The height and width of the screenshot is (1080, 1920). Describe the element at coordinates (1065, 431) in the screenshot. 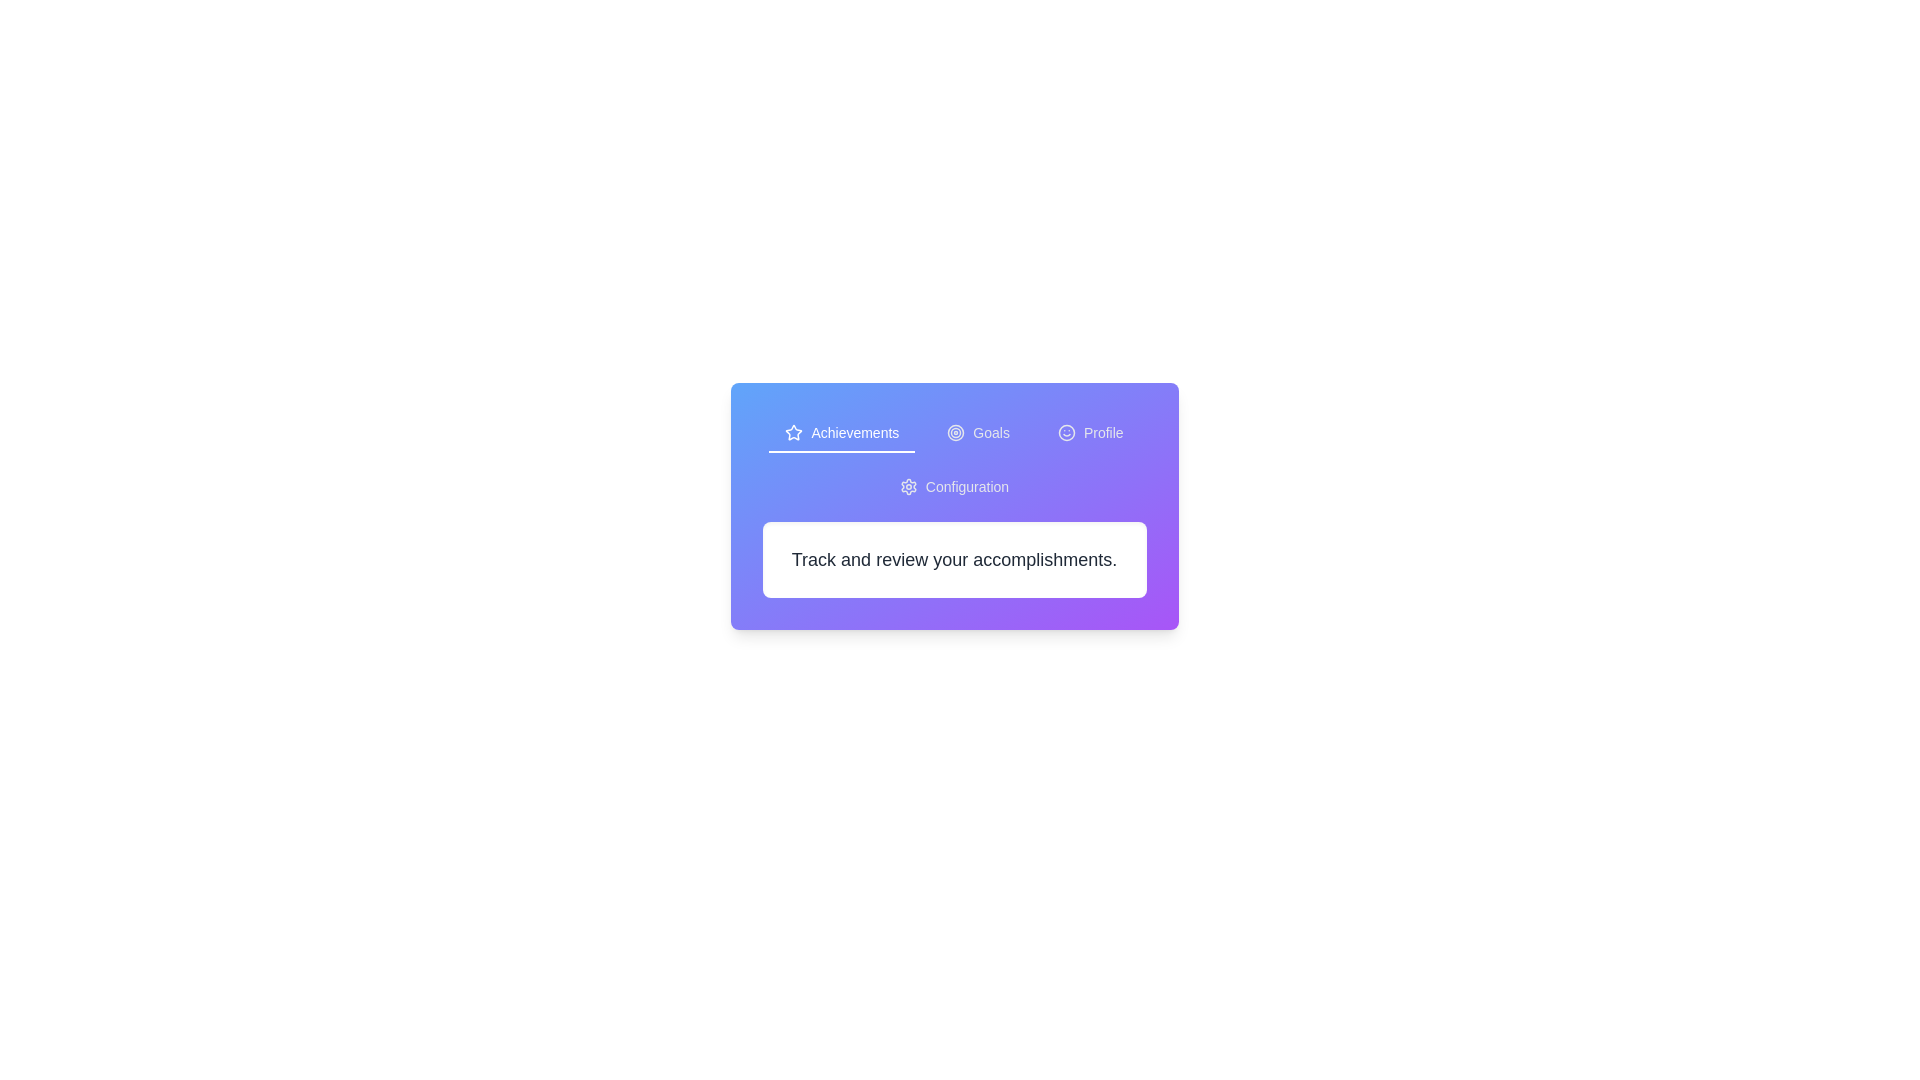

I see `the icon associated with the Profile tab to verify its functionality` at that location.